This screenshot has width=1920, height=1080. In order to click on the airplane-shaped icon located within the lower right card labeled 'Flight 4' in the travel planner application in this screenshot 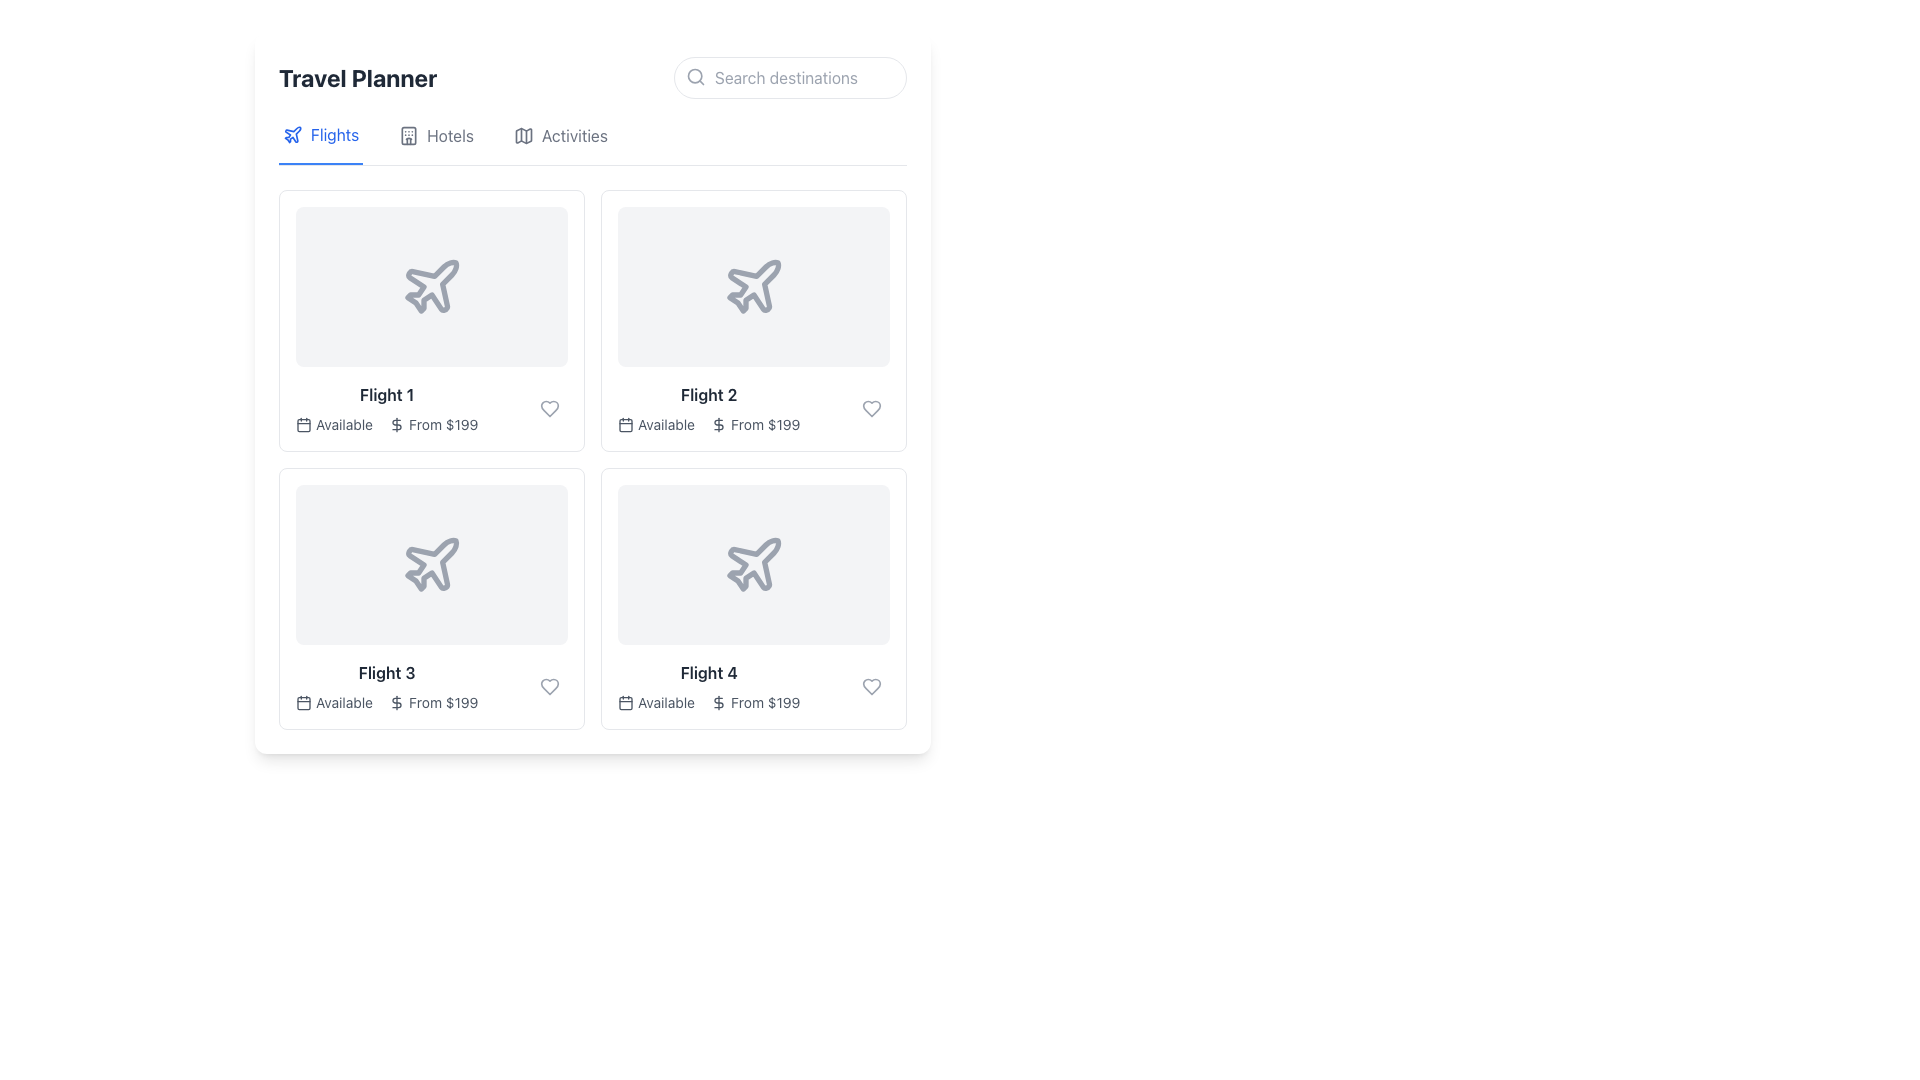, I will do `click(753, 564)`.